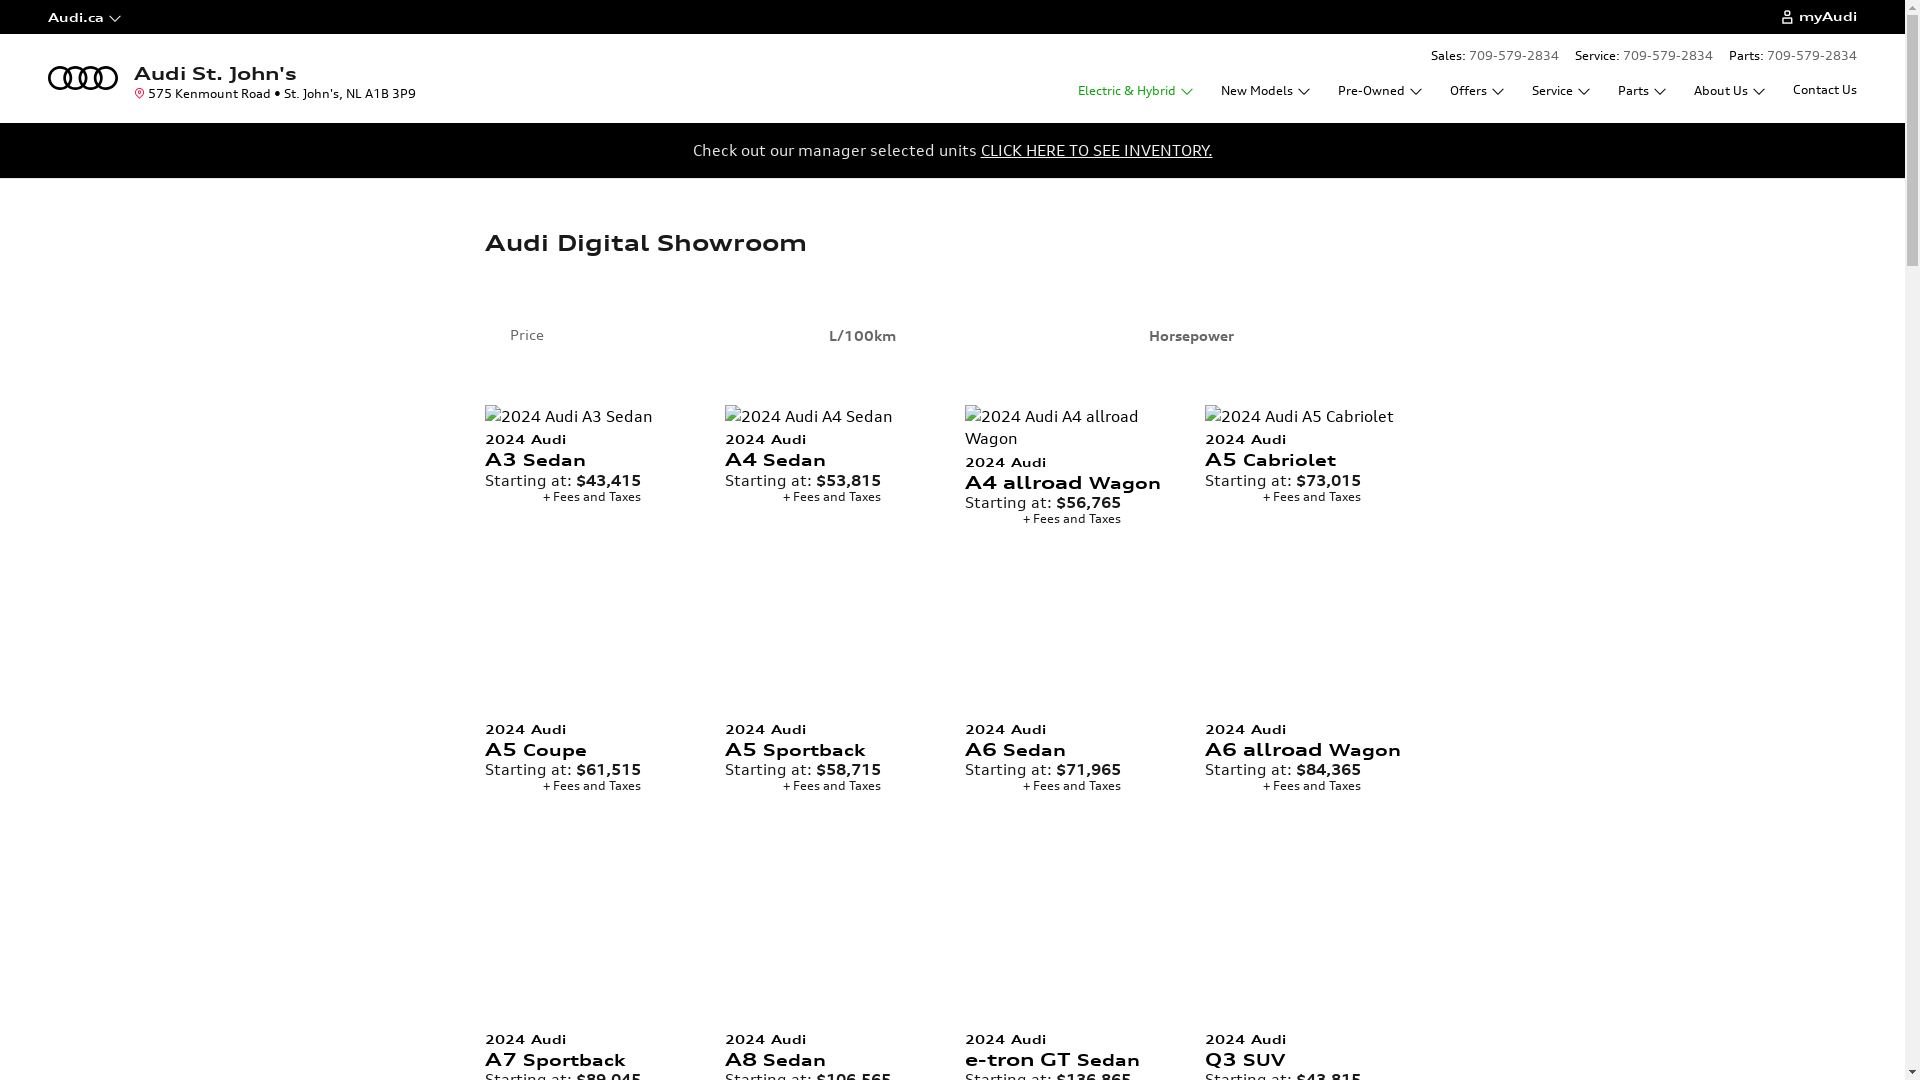  What do you see at coordinates (1559, 90) in the screenshot?
I see `'Service'` at bounding box center [1559, 90].